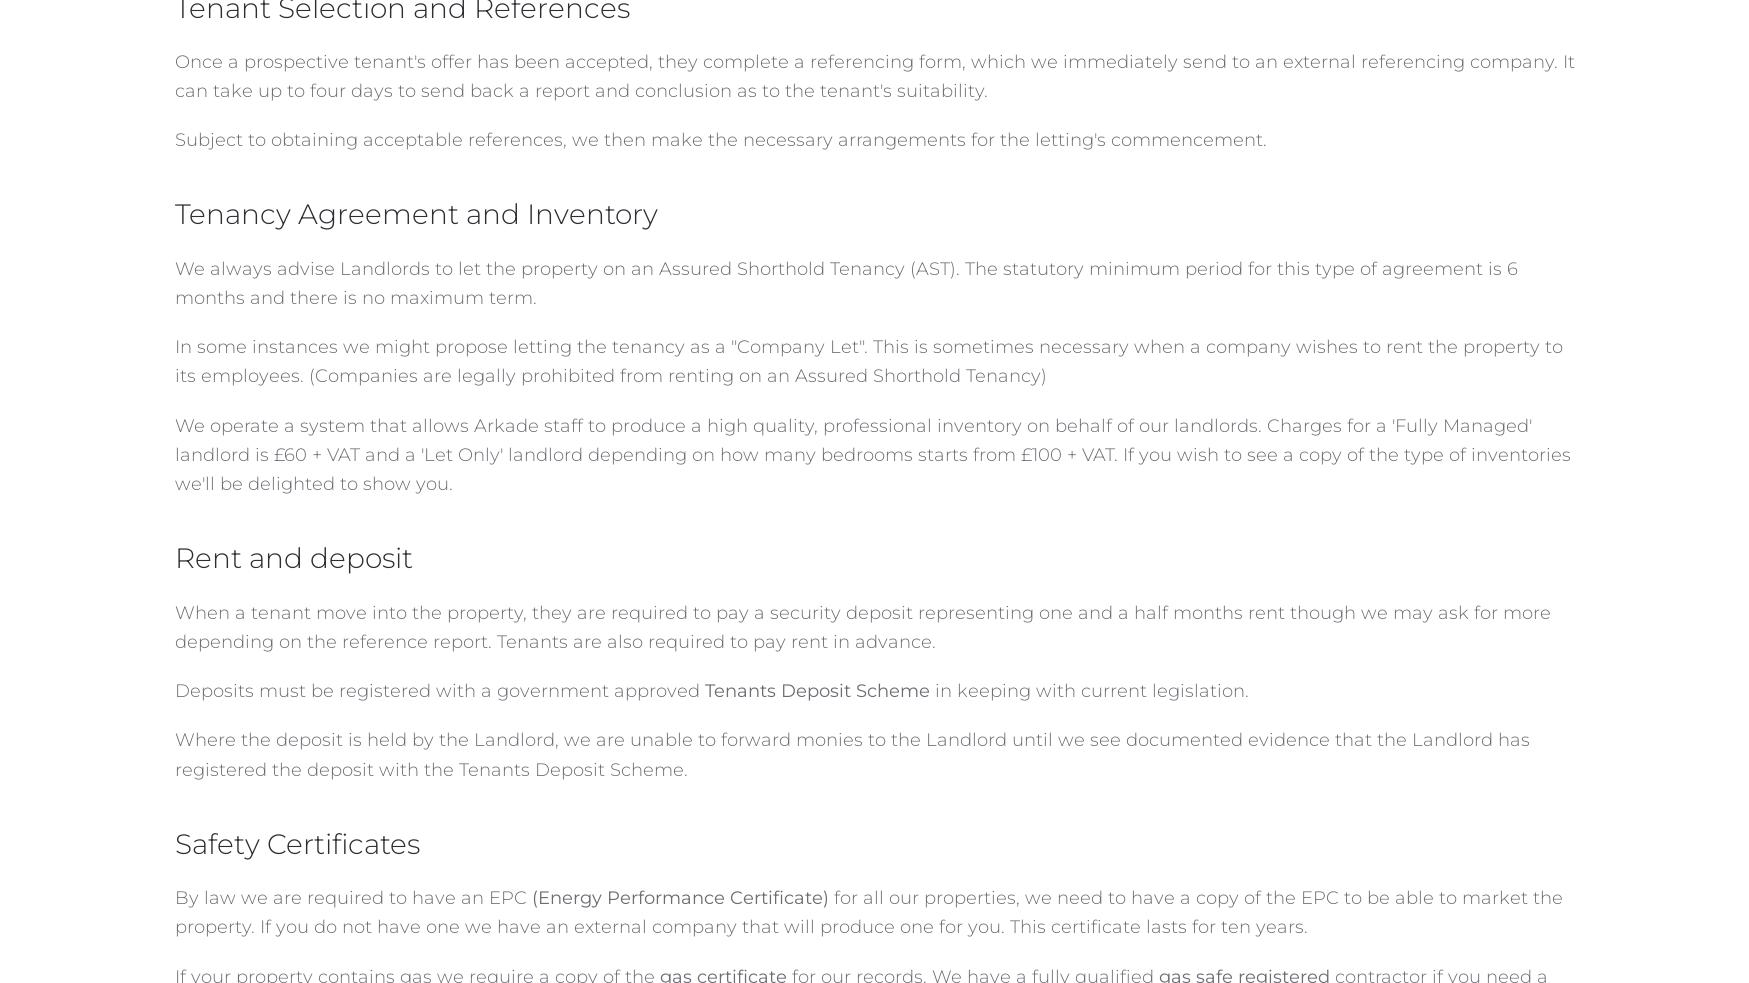 The width and height of the screenshot is (1749, 983). Describe the element at coordinates (291, 558) in the screenshot. I see `'Rent and deposit'` at that location.